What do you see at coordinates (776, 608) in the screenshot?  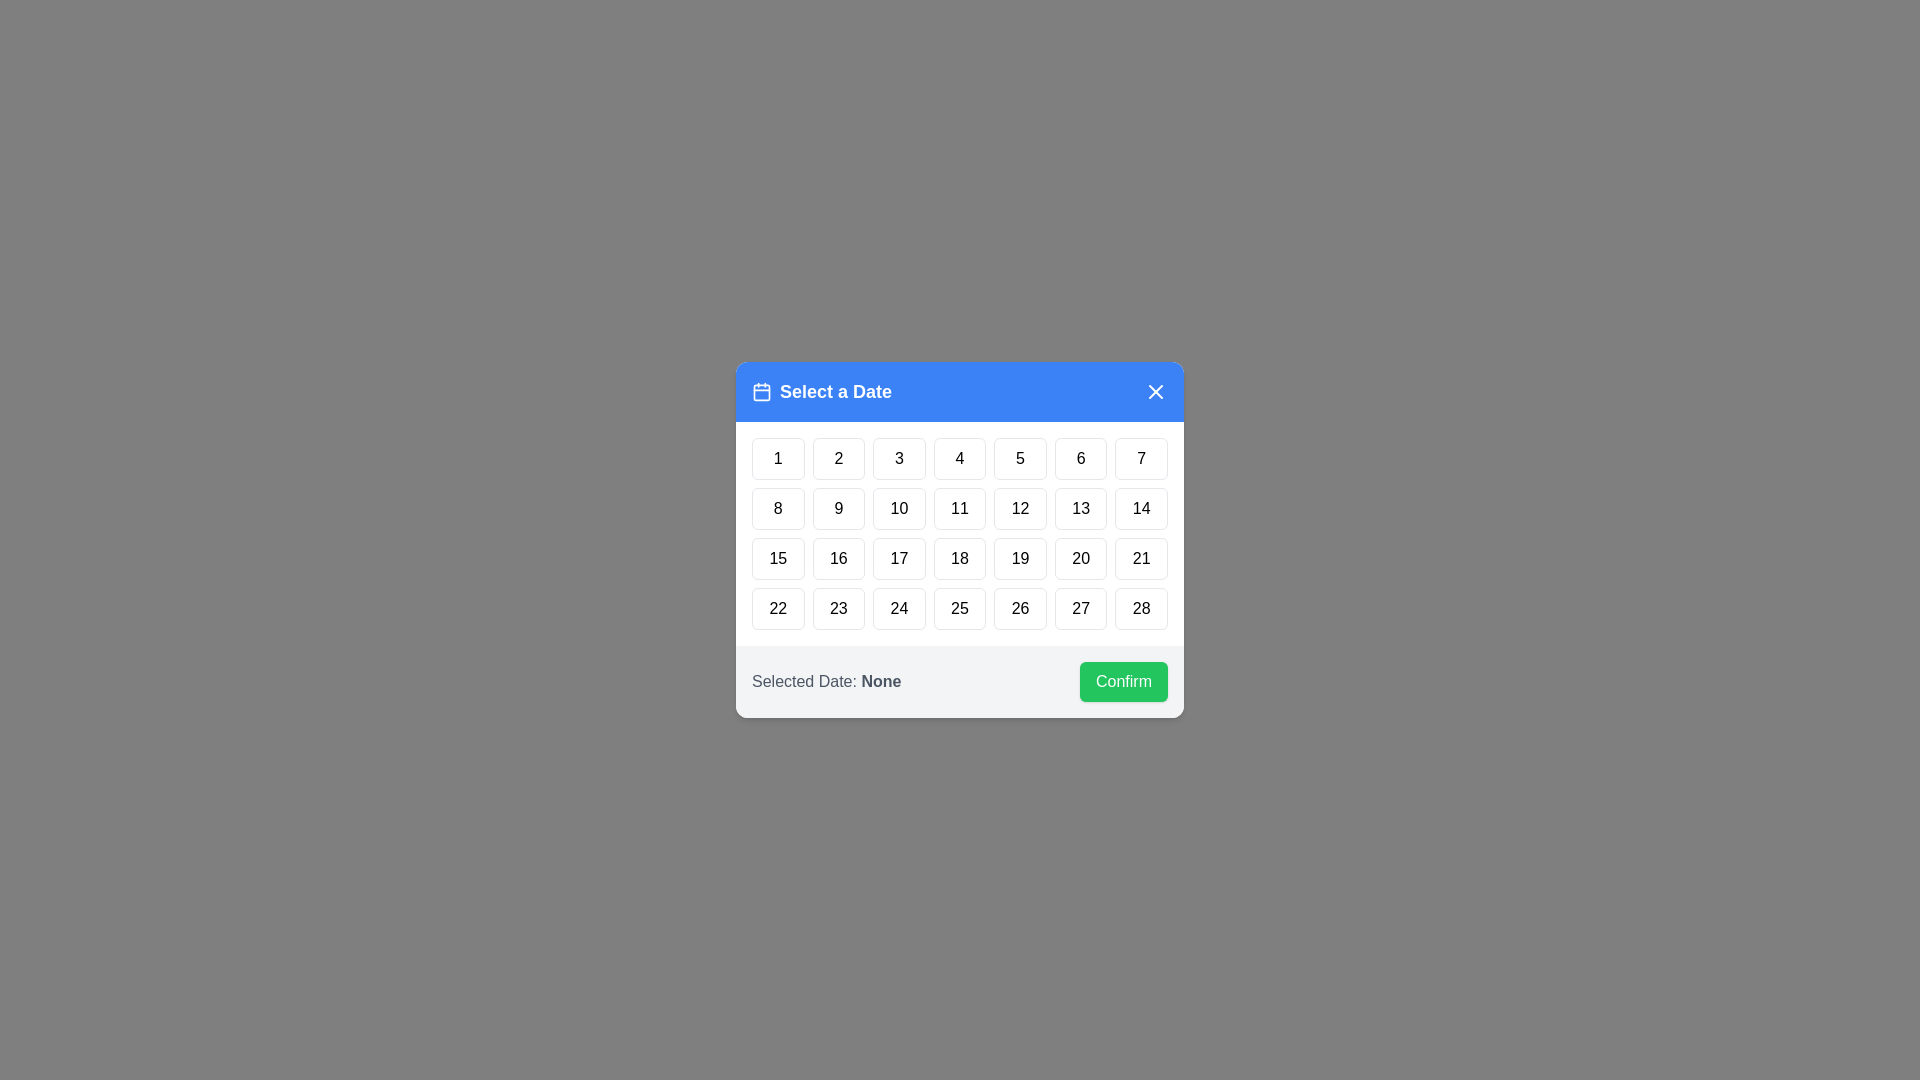 I see `the button representing the day 22 to select that date` at bounding box center [776, 608].